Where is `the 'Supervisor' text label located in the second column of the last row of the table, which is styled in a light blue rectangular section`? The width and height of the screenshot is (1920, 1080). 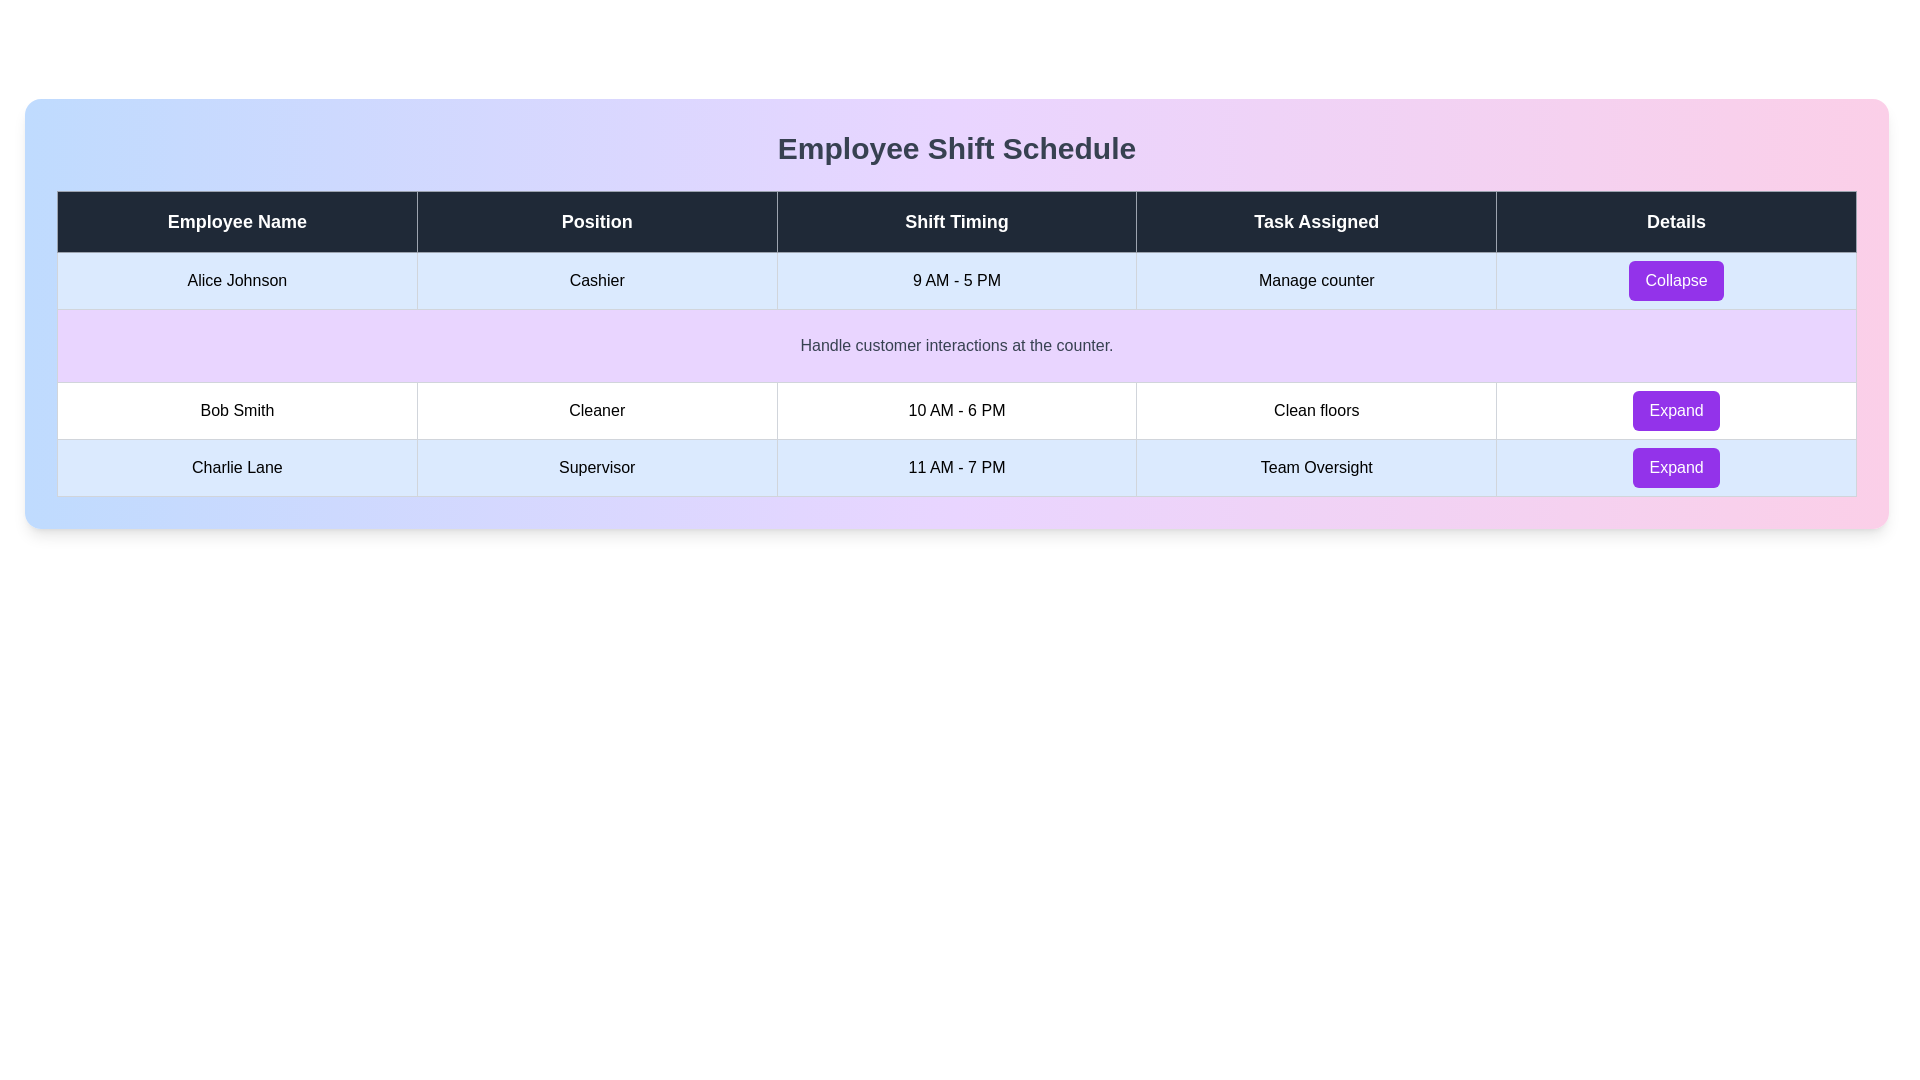 the 'Supervisor' text label located in the second column of the last row of the table, which is styled in a light blue rectangular section is located at coordinates (596, 467).